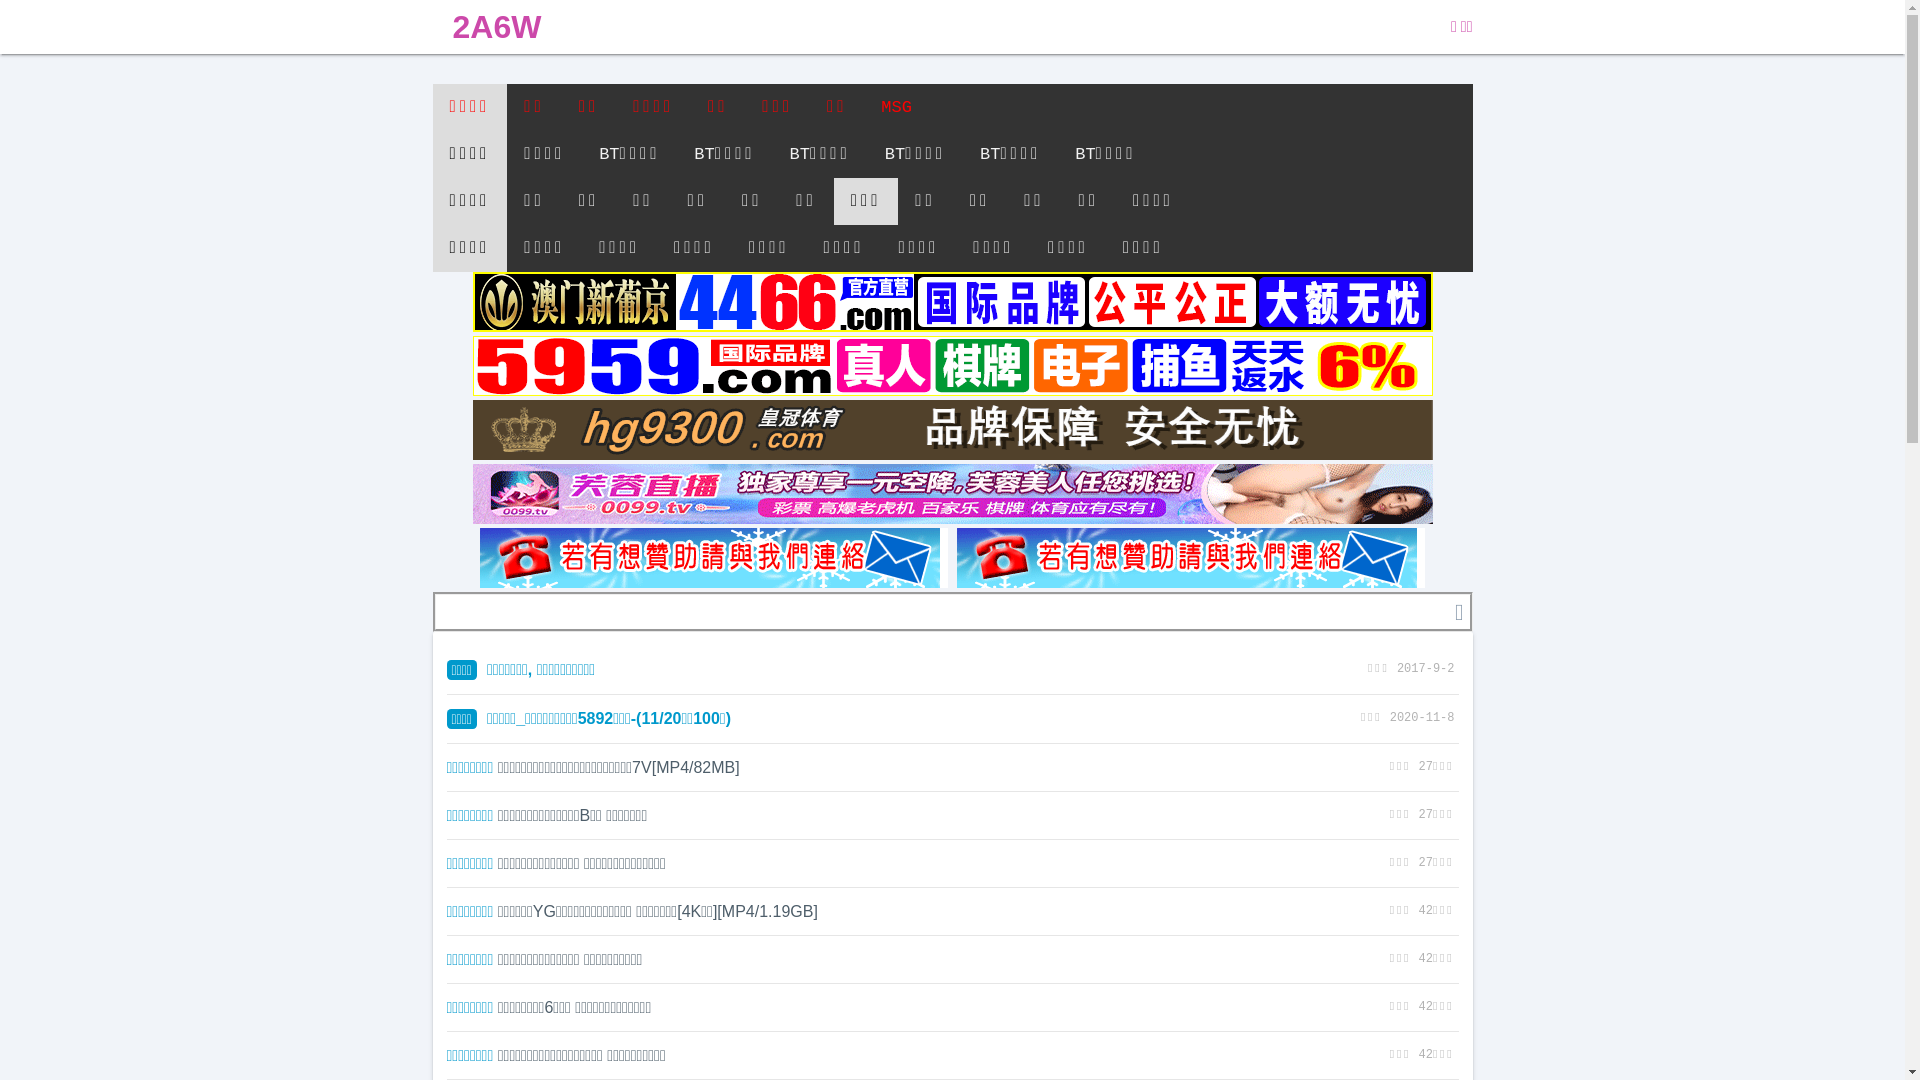 This screenshot has height=1080, width=1920. I want to click on 'MSG', so click(895, 107).